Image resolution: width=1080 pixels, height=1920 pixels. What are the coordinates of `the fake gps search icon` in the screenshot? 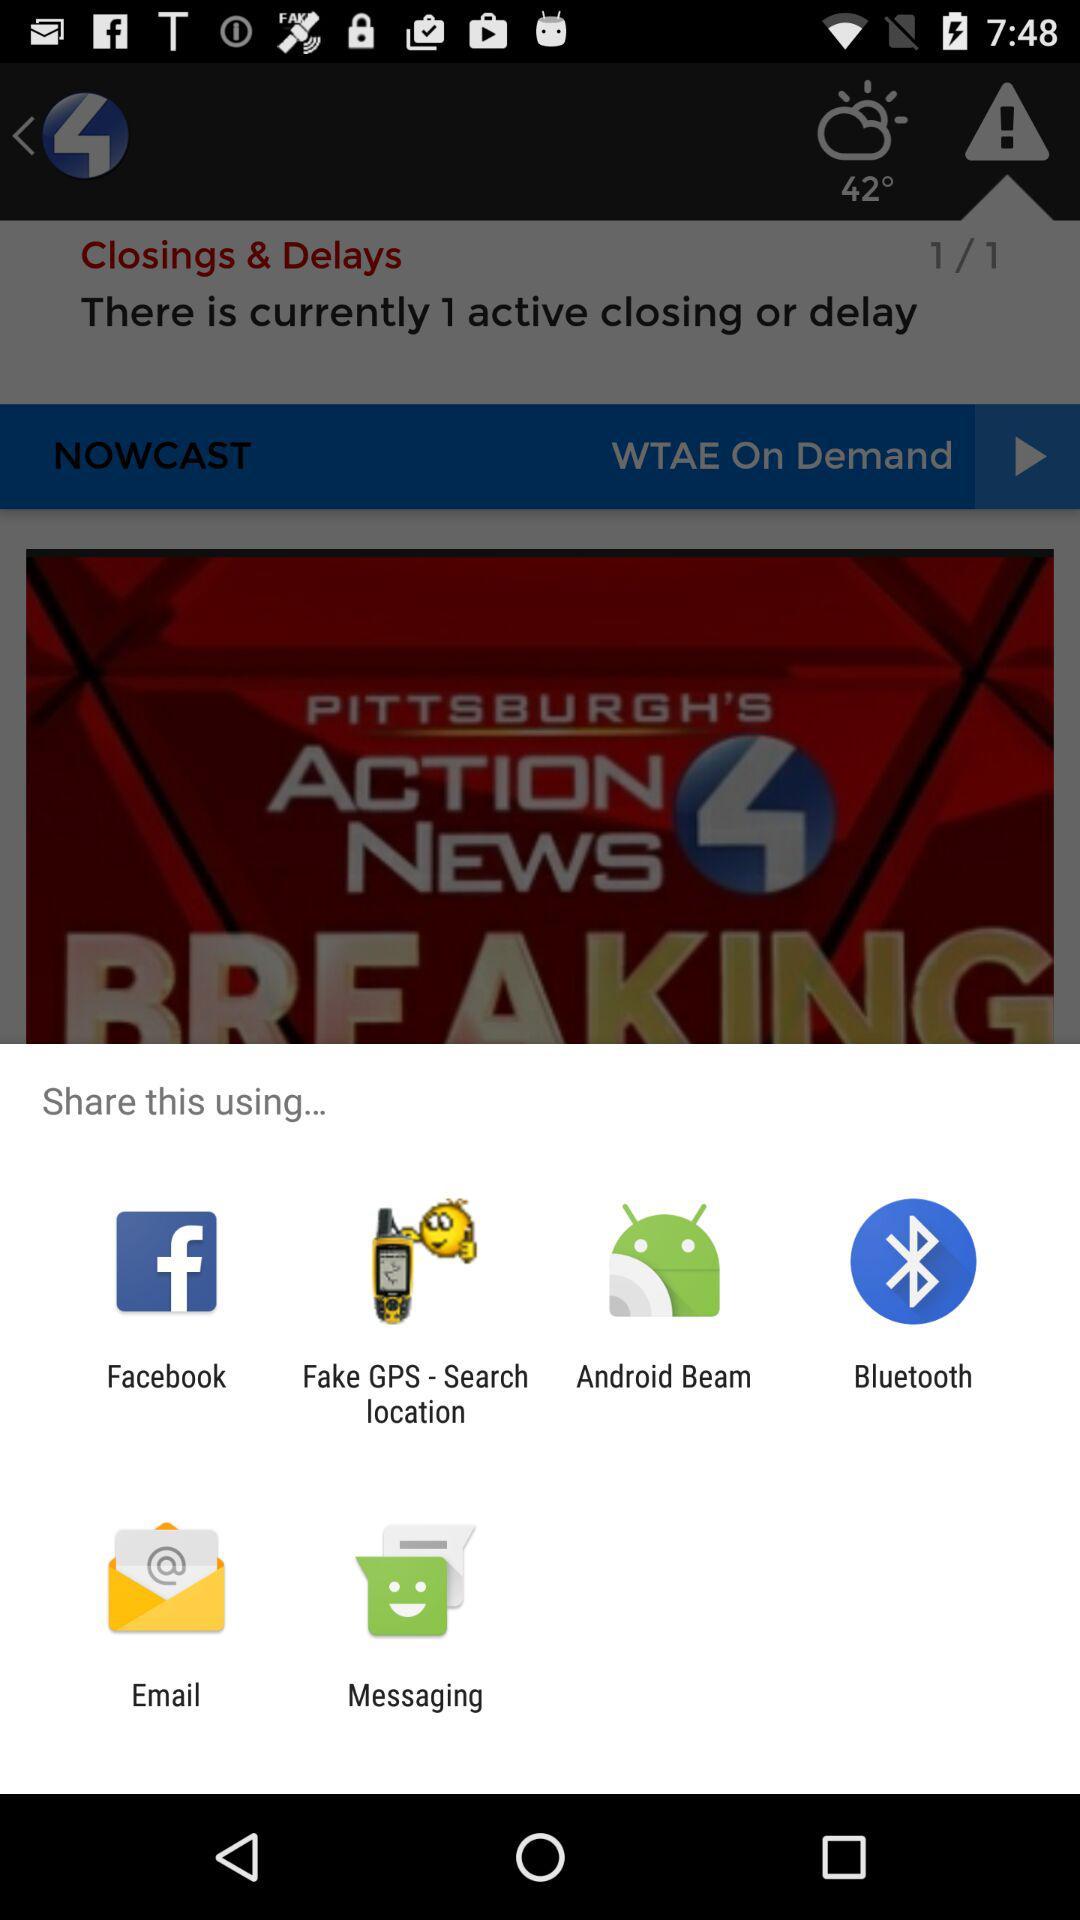 It's located at (414, 1392).